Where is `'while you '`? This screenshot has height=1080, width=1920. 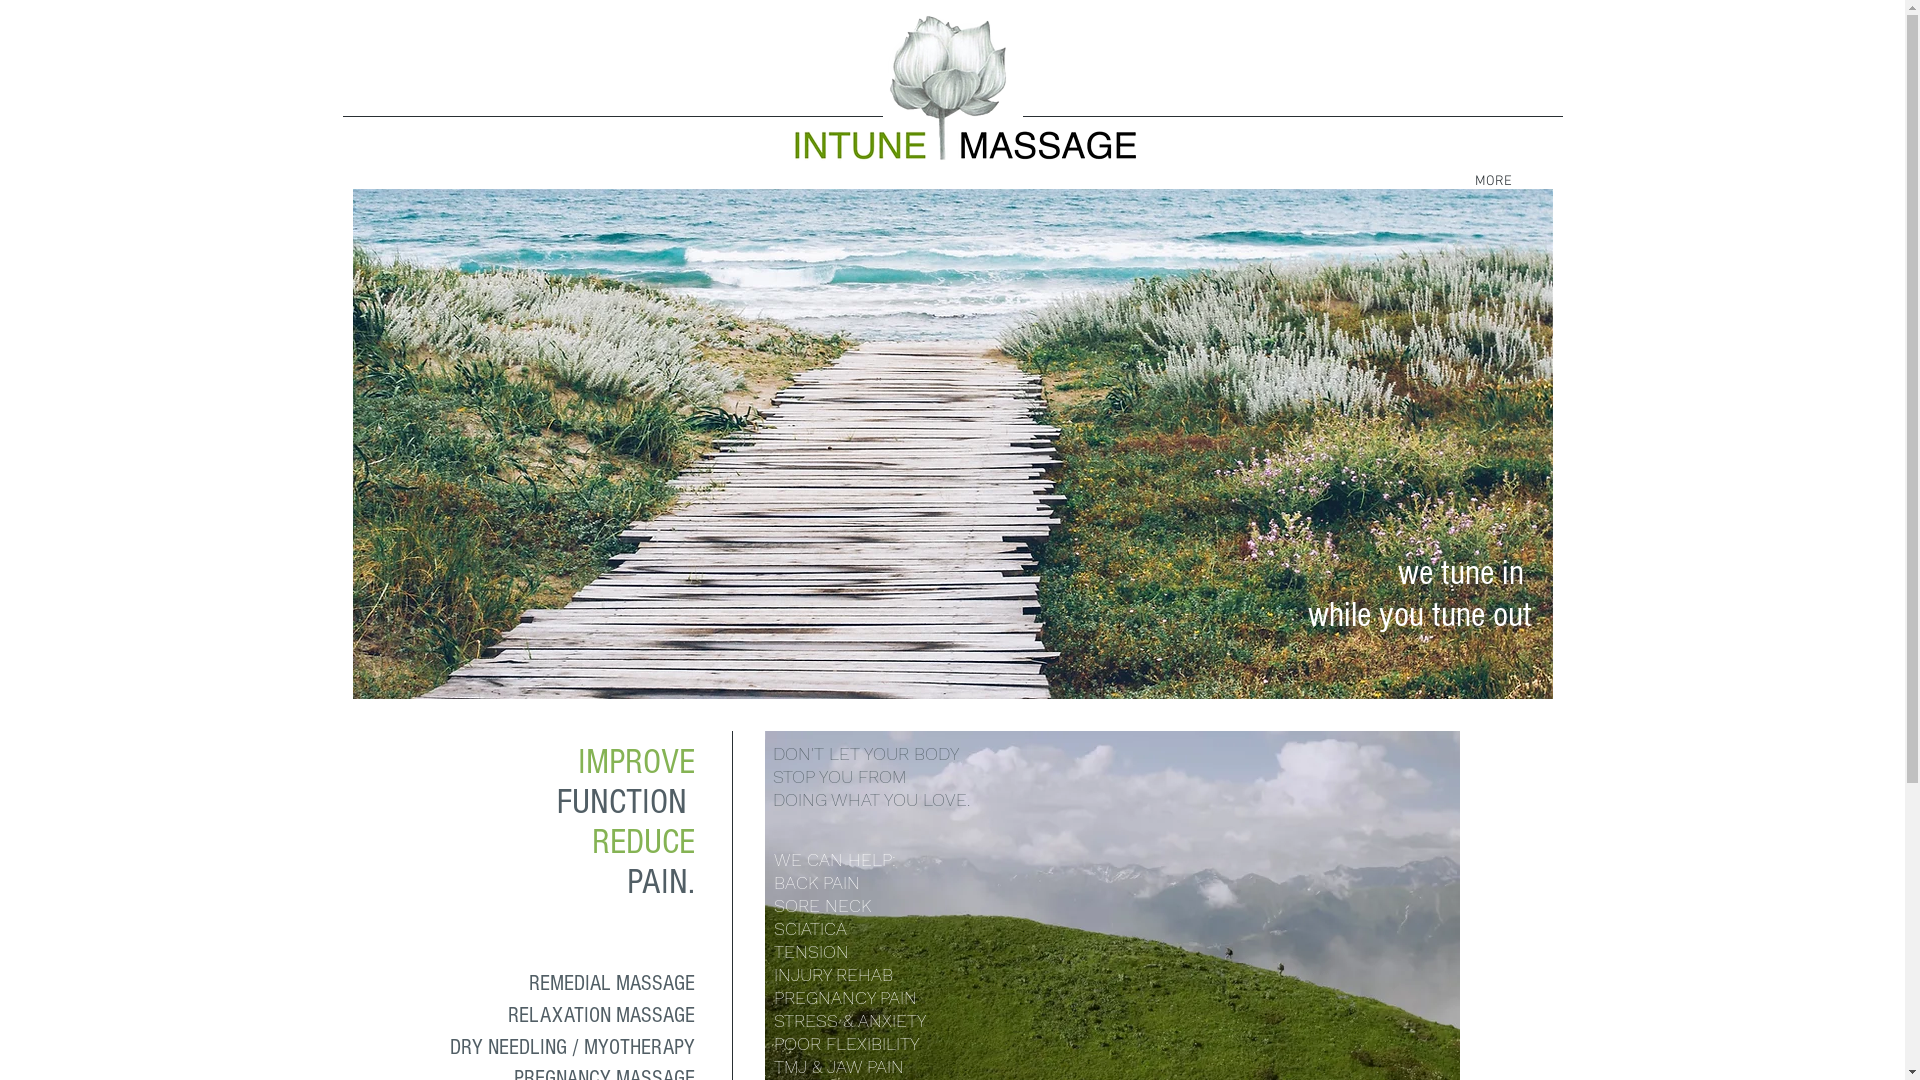
'while you ' is located at coordinates (1368, 612).